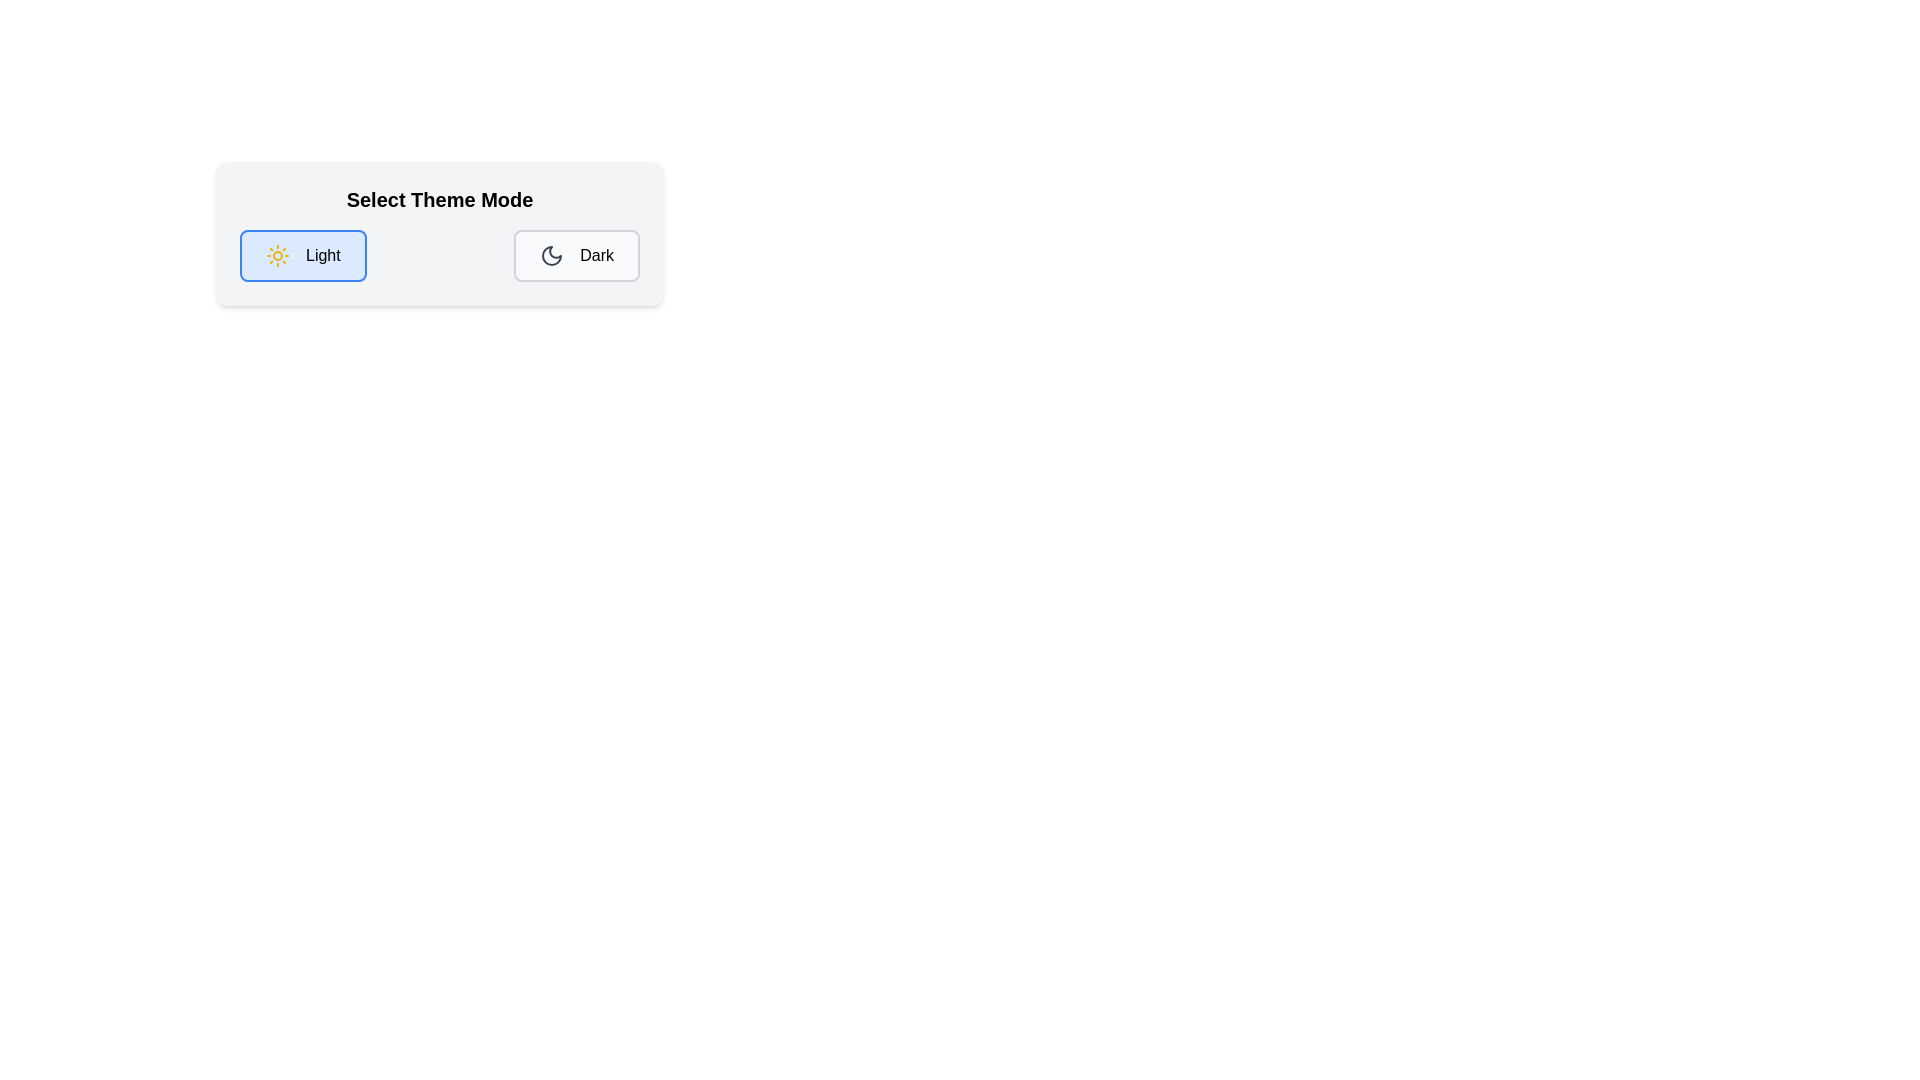  What do you see at coordinates (301, 254) in the screenshot?
I see `the Light button to trigger its visual interaction` at bounding box center [301, 254].